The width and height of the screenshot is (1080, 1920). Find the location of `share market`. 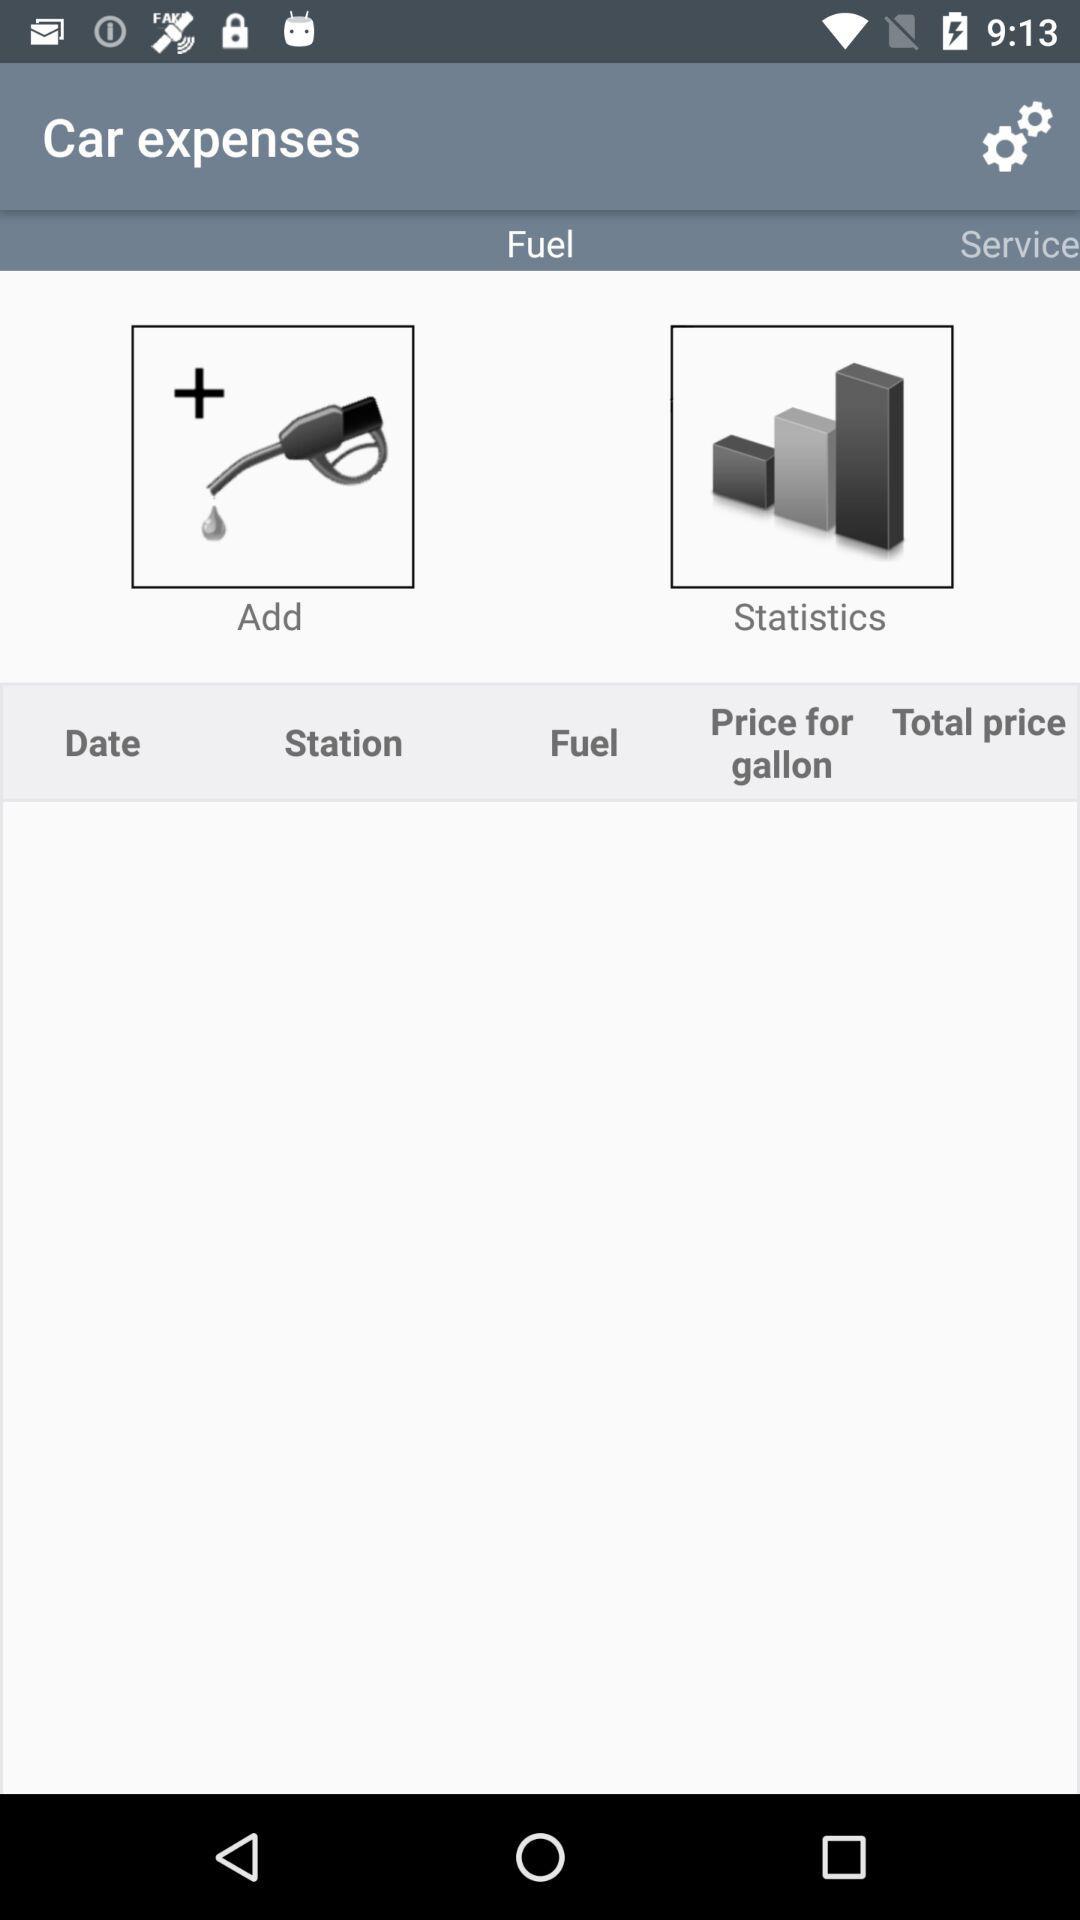

share market is located at coordinates (810, 455).